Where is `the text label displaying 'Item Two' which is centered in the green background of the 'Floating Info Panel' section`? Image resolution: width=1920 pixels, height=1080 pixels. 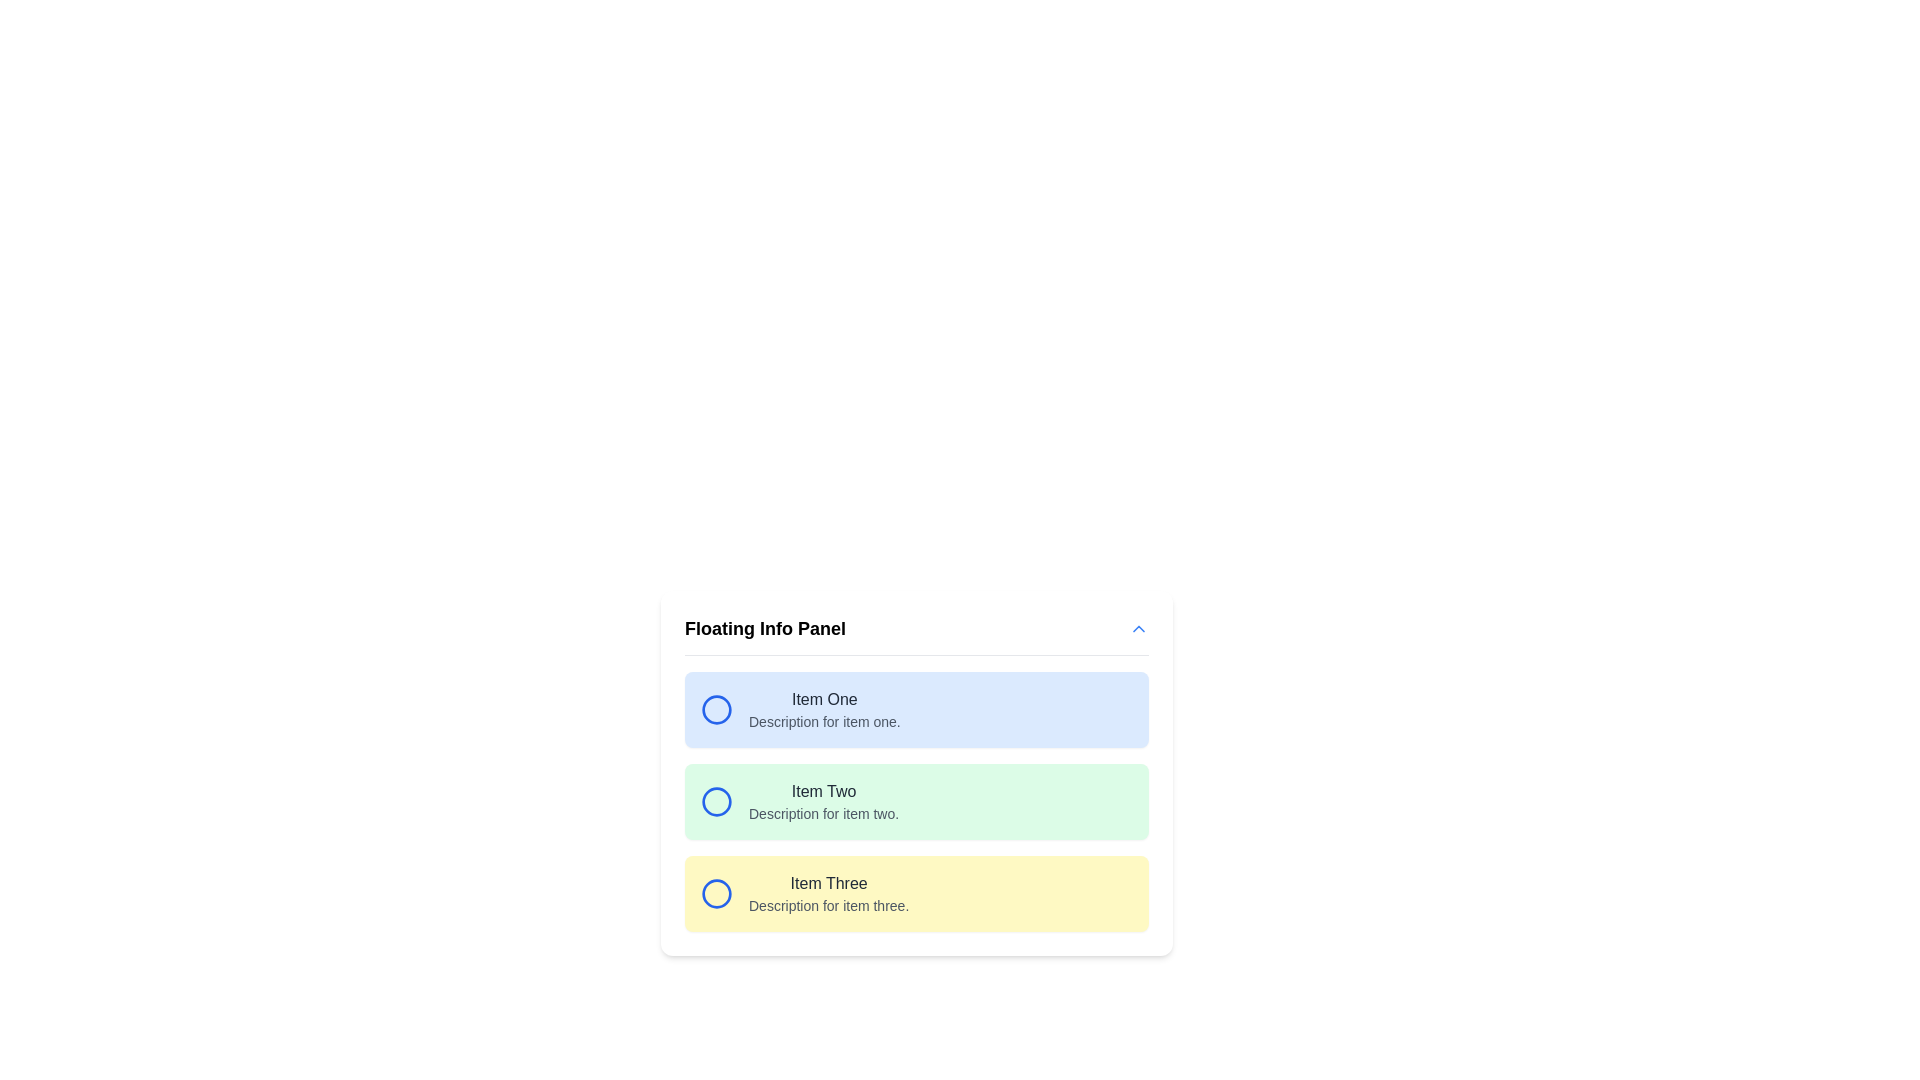
the text label displaying 'Item Two' which is centered in the green background of the 'Floating Info Panel' section is located at coordinates (824, 790).